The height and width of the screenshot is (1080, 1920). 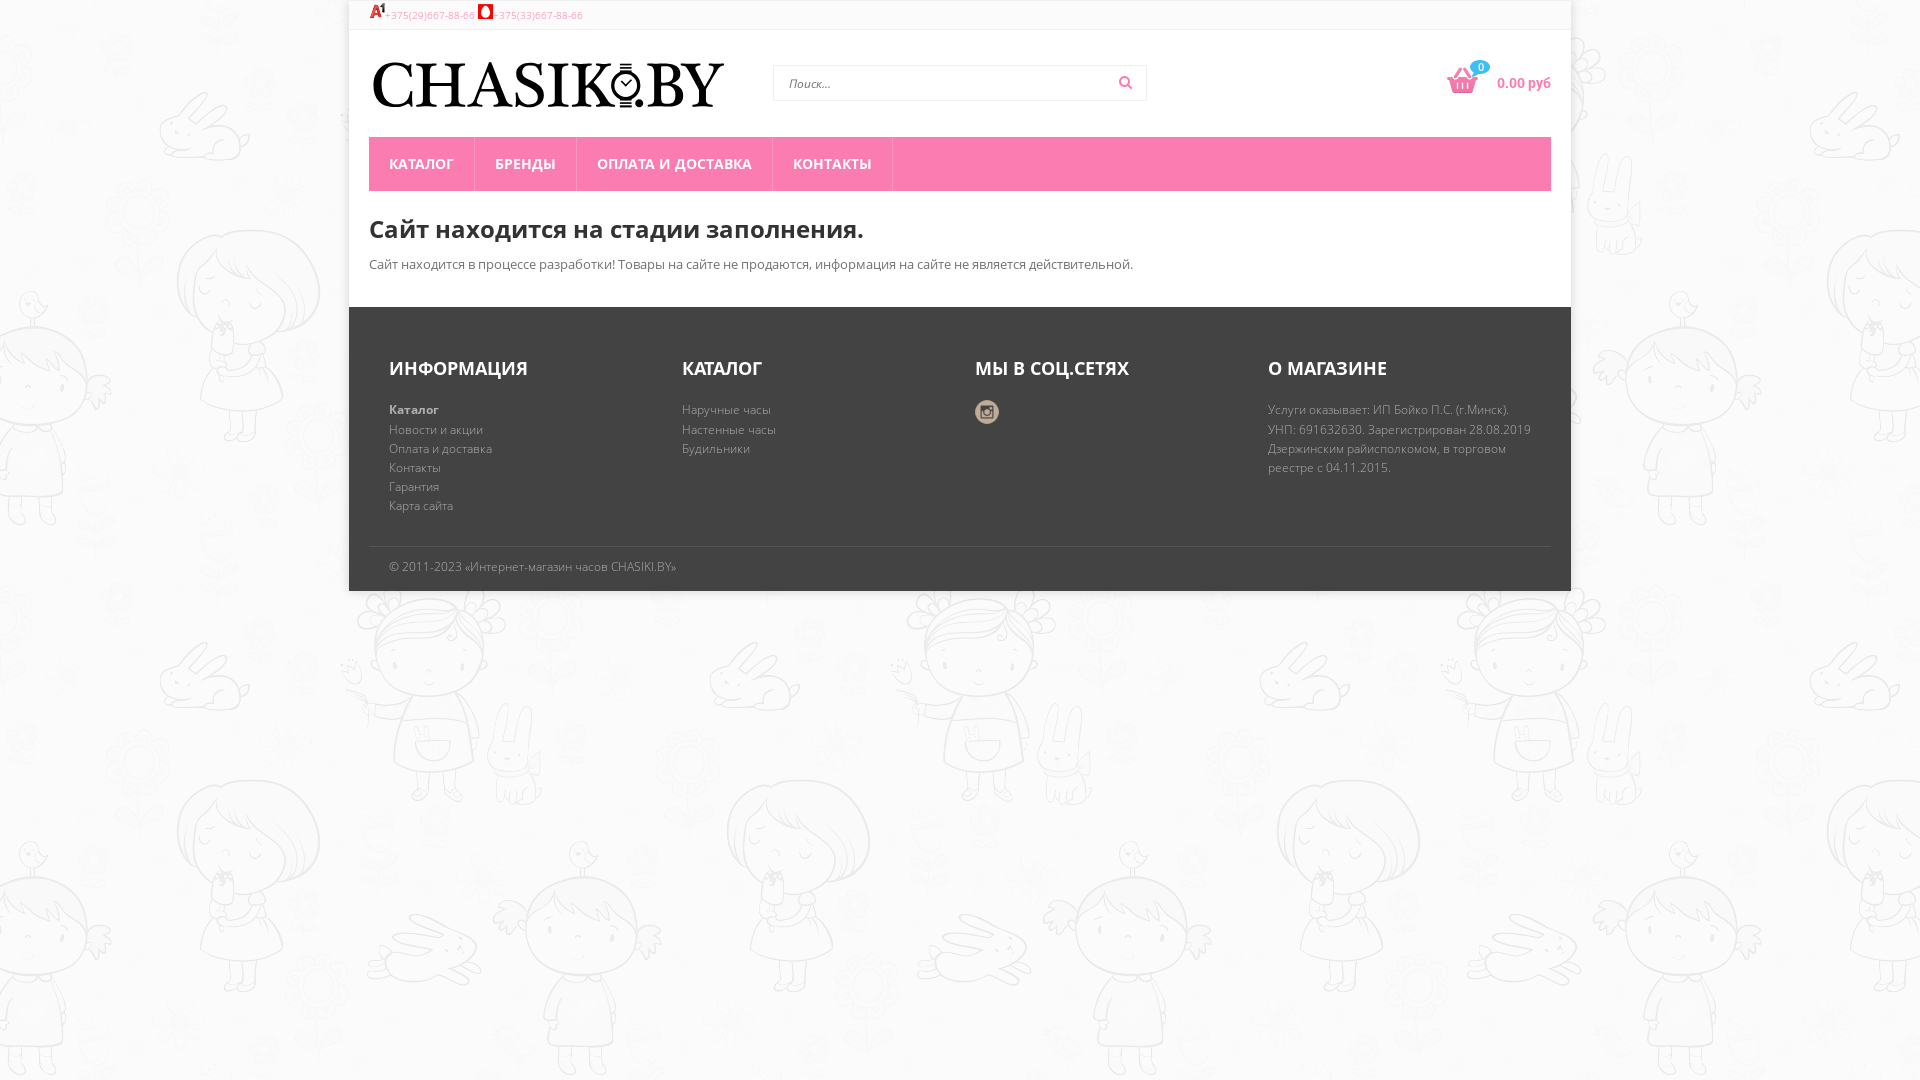 I want to click on '+375(33)667-88-66', so click(x=537, y=15).